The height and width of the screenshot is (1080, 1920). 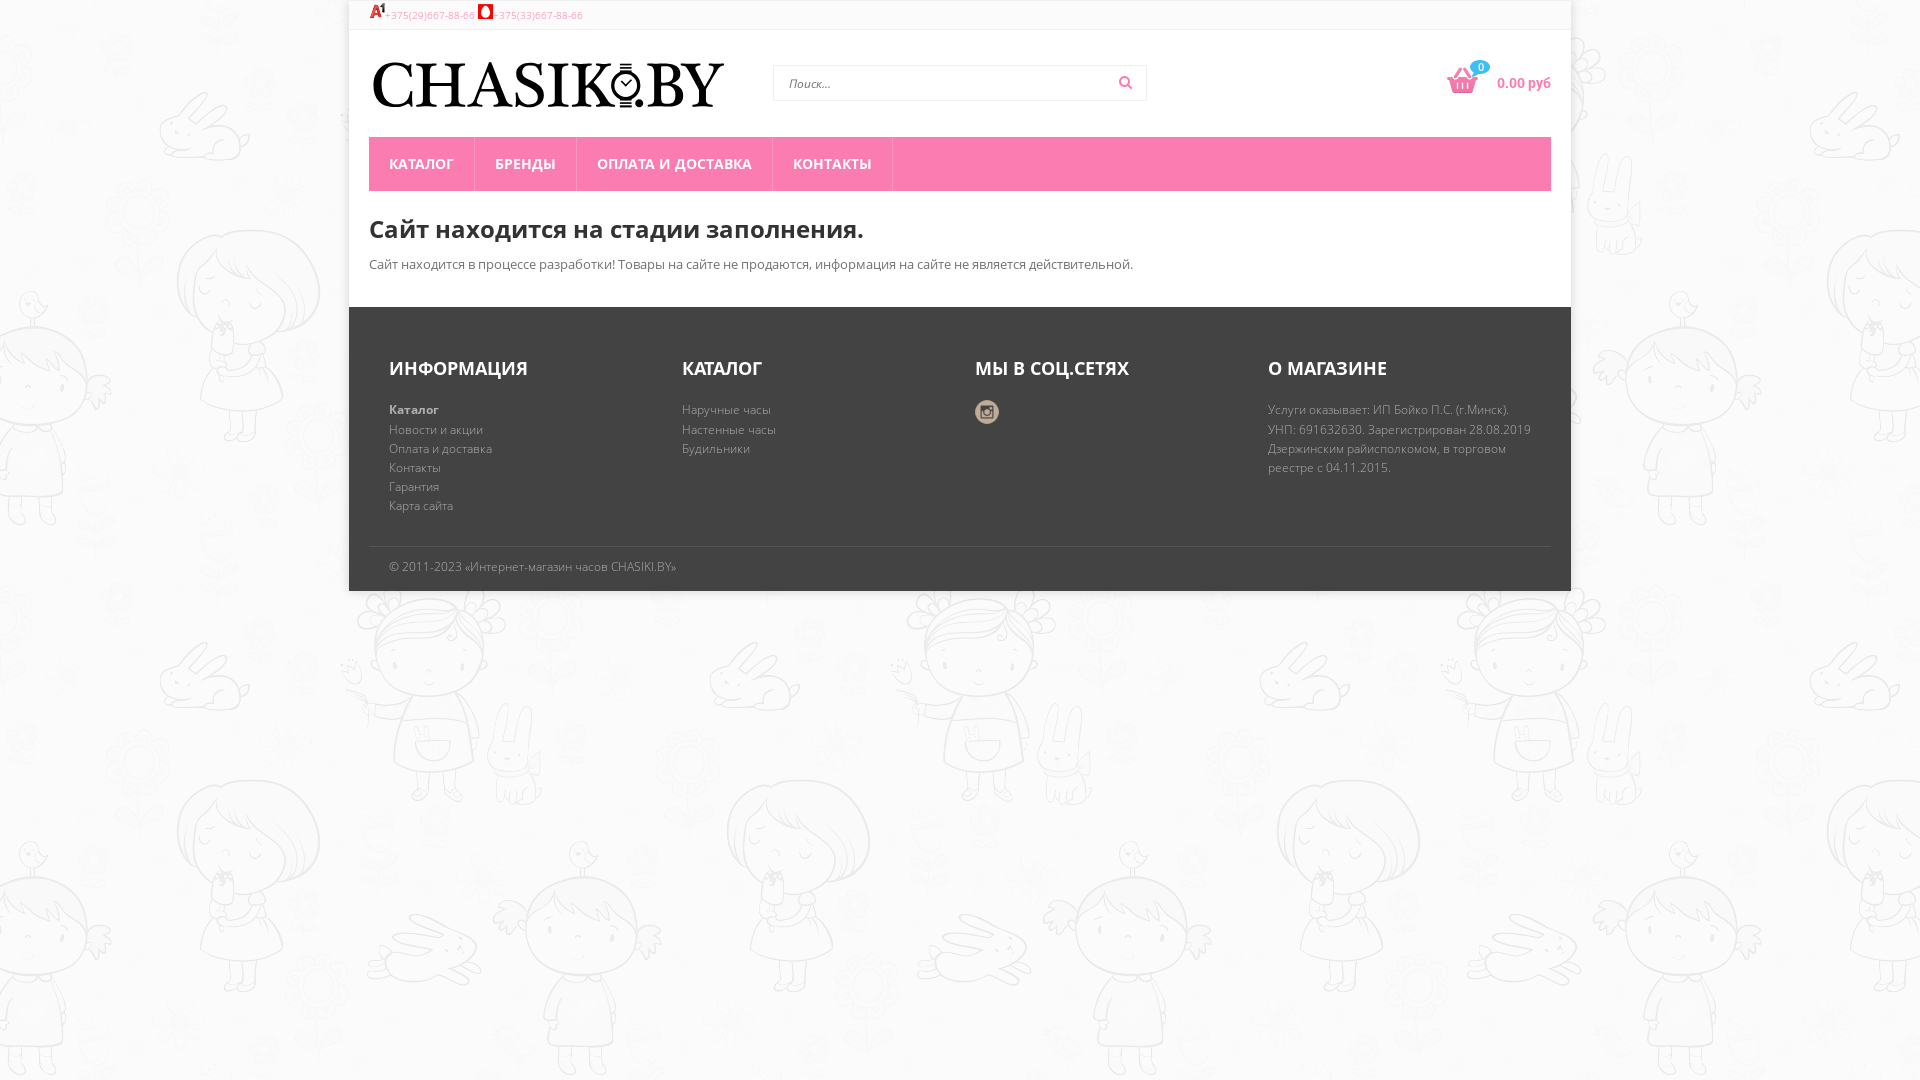 I want to click on '+375(33)667-88-66', so click(x=537, y=15).